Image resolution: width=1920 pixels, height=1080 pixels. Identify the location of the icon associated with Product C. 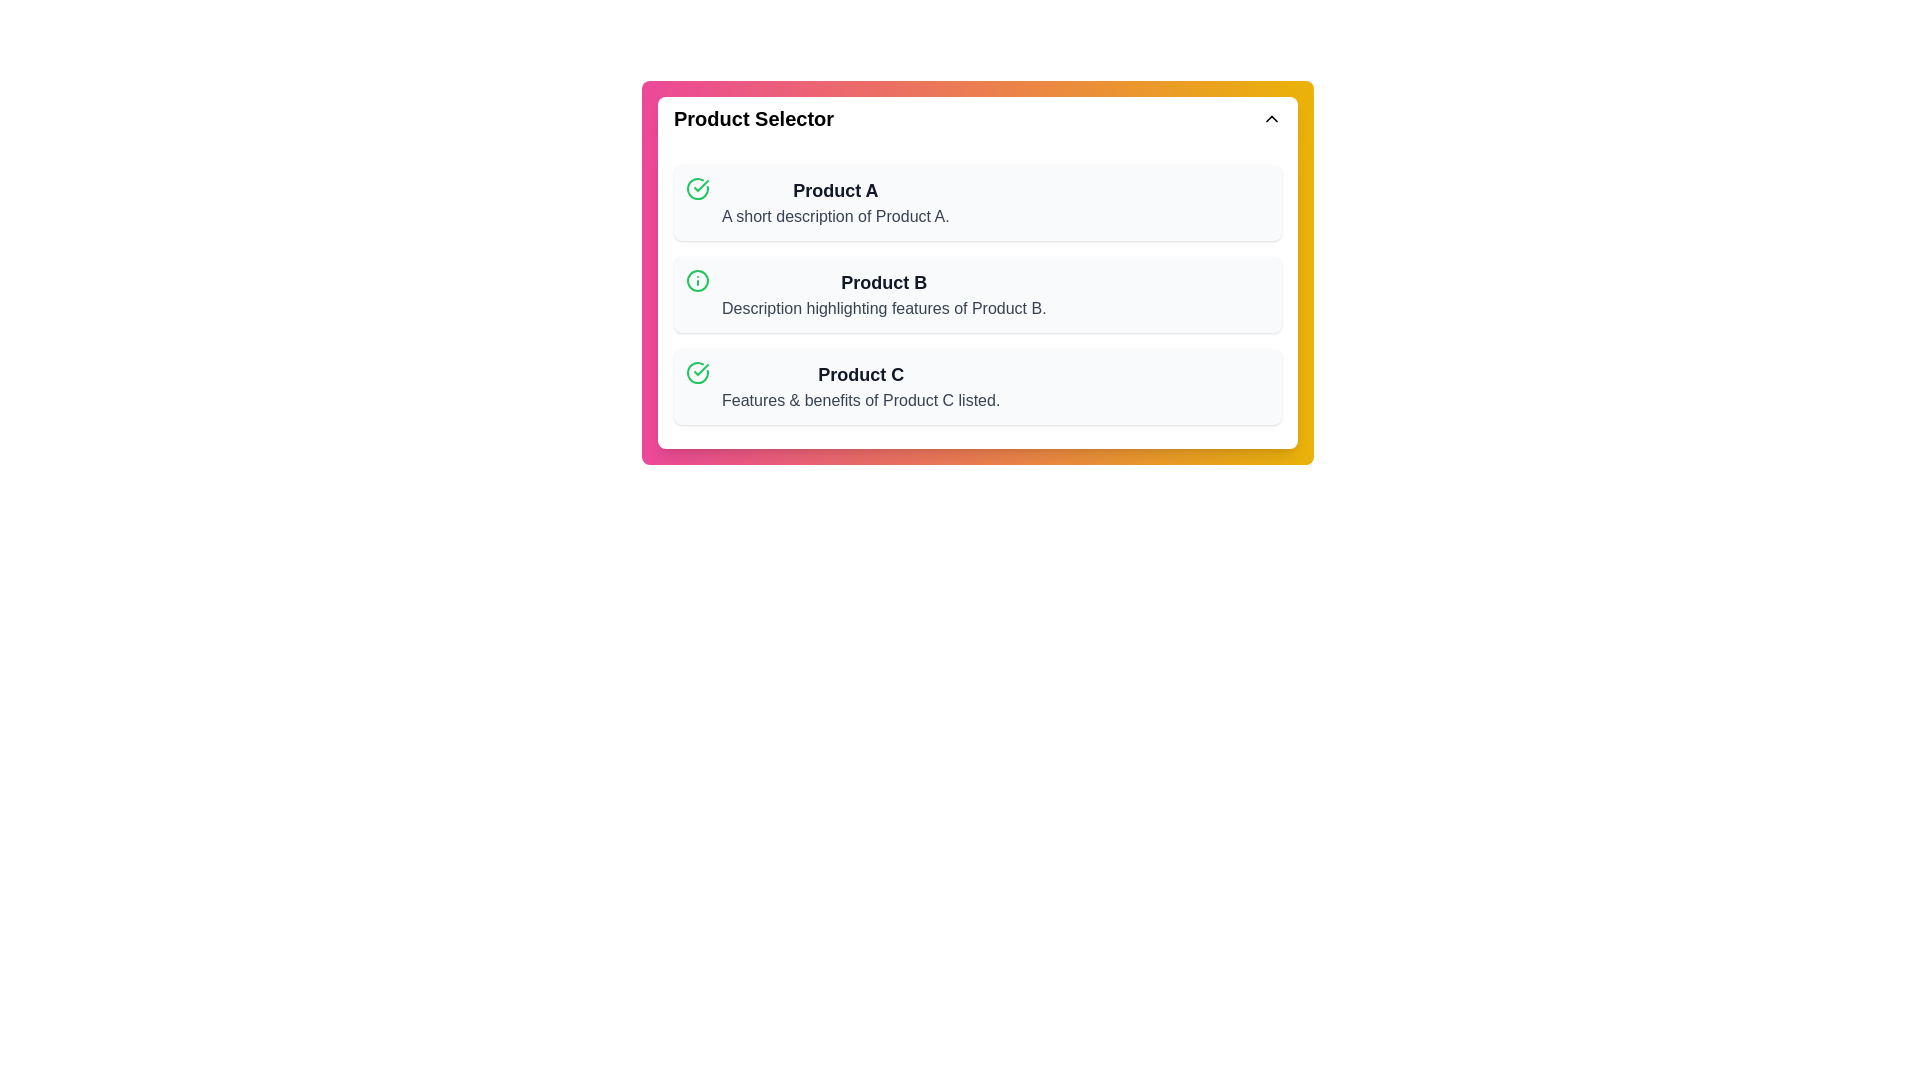
(697, 373).